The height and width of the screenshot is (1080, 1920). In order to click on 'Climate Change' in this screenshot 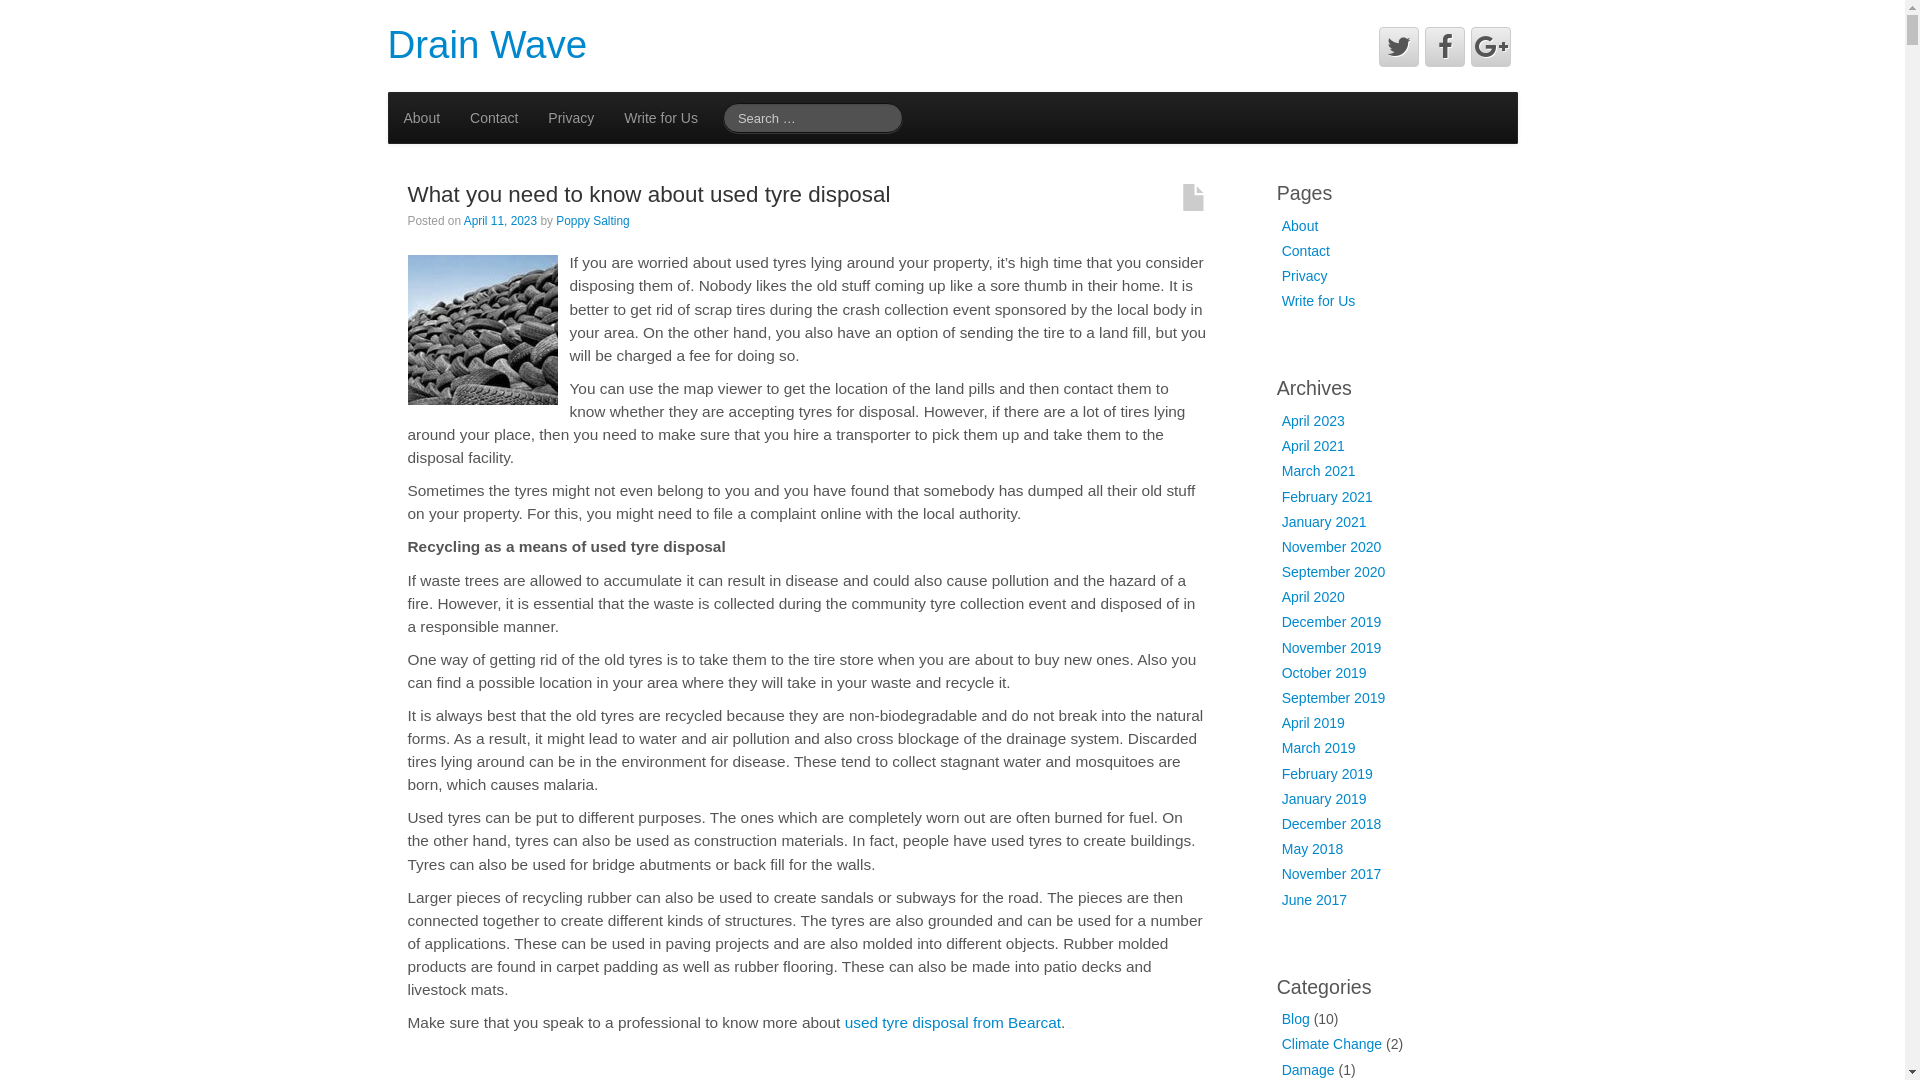, I will do `click(1281, 1043)`.